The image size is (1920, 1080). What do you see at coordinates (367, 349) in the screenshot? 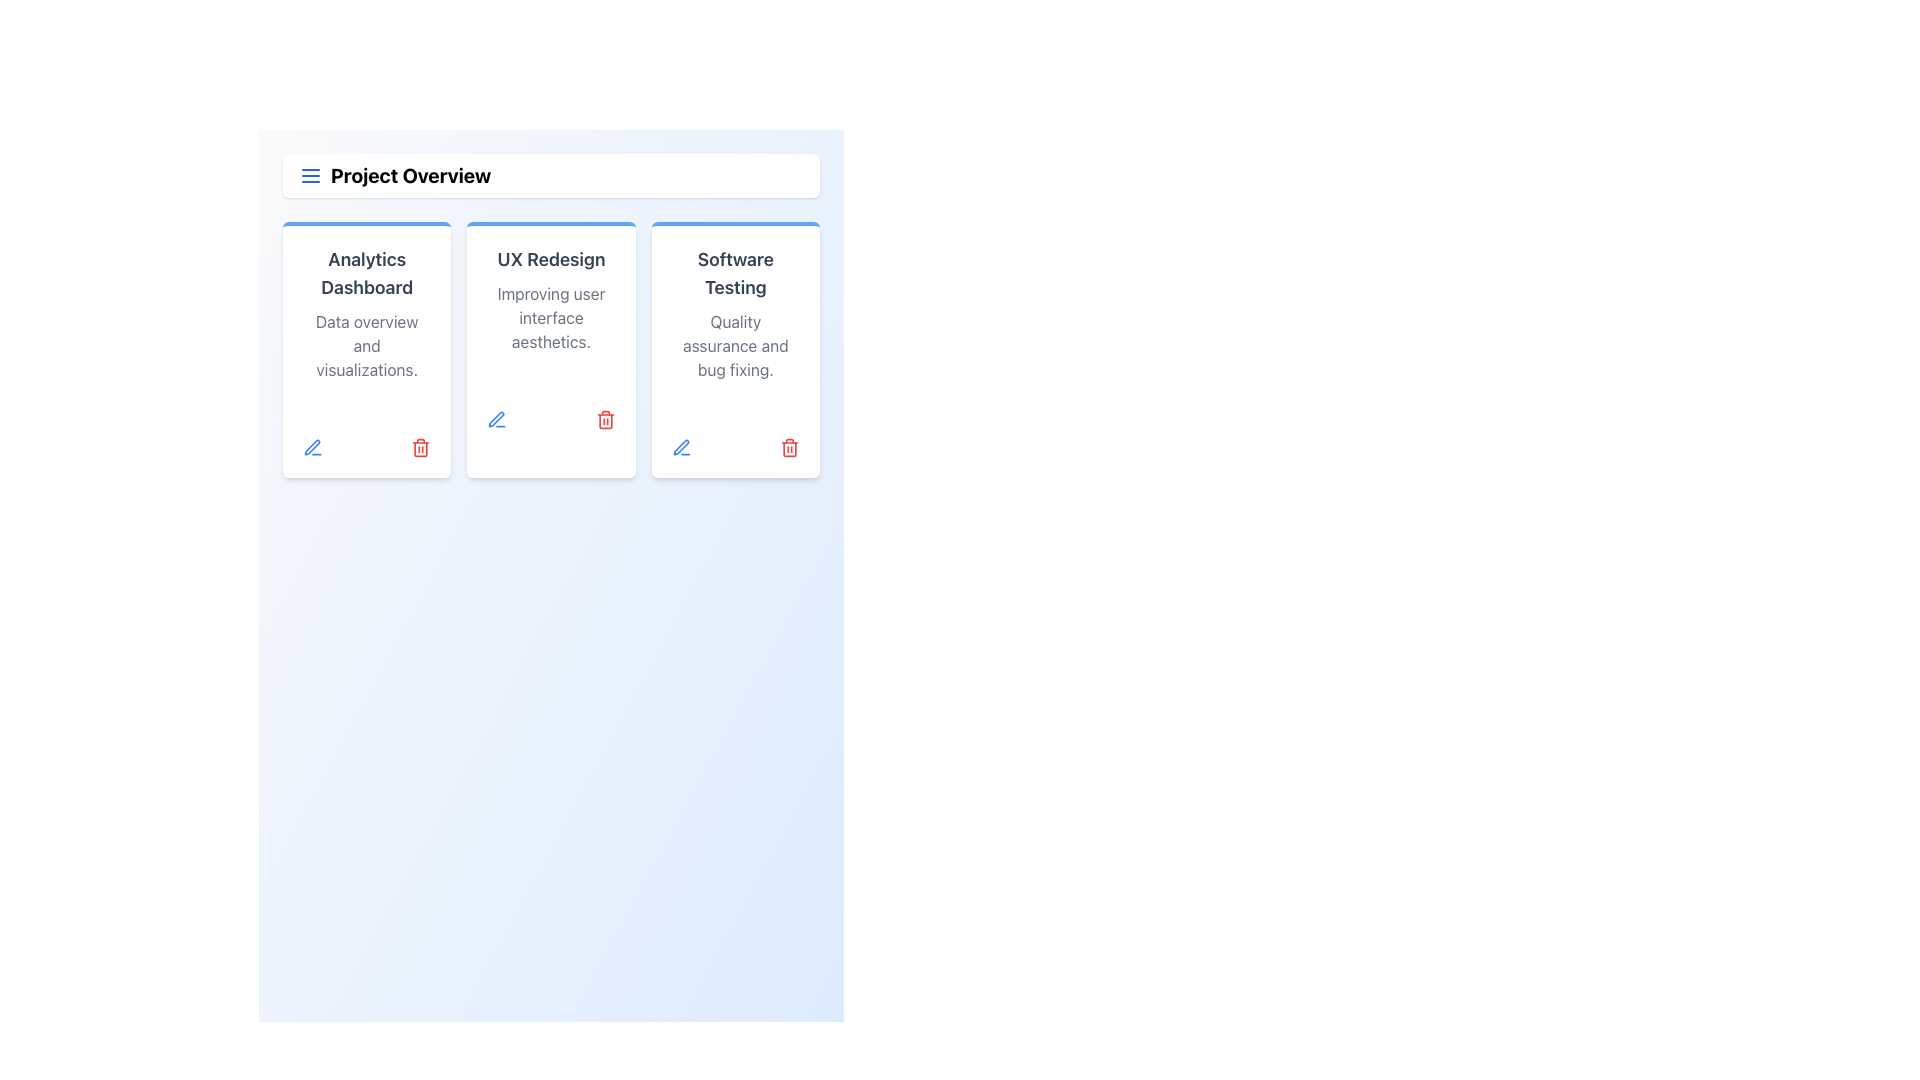
I see `information displayed on the Info card titled 'Analytics Dashboard', which features a bold header, a subtitle, and an 'Active' status label within a badge` at bounding box center [367, 349].